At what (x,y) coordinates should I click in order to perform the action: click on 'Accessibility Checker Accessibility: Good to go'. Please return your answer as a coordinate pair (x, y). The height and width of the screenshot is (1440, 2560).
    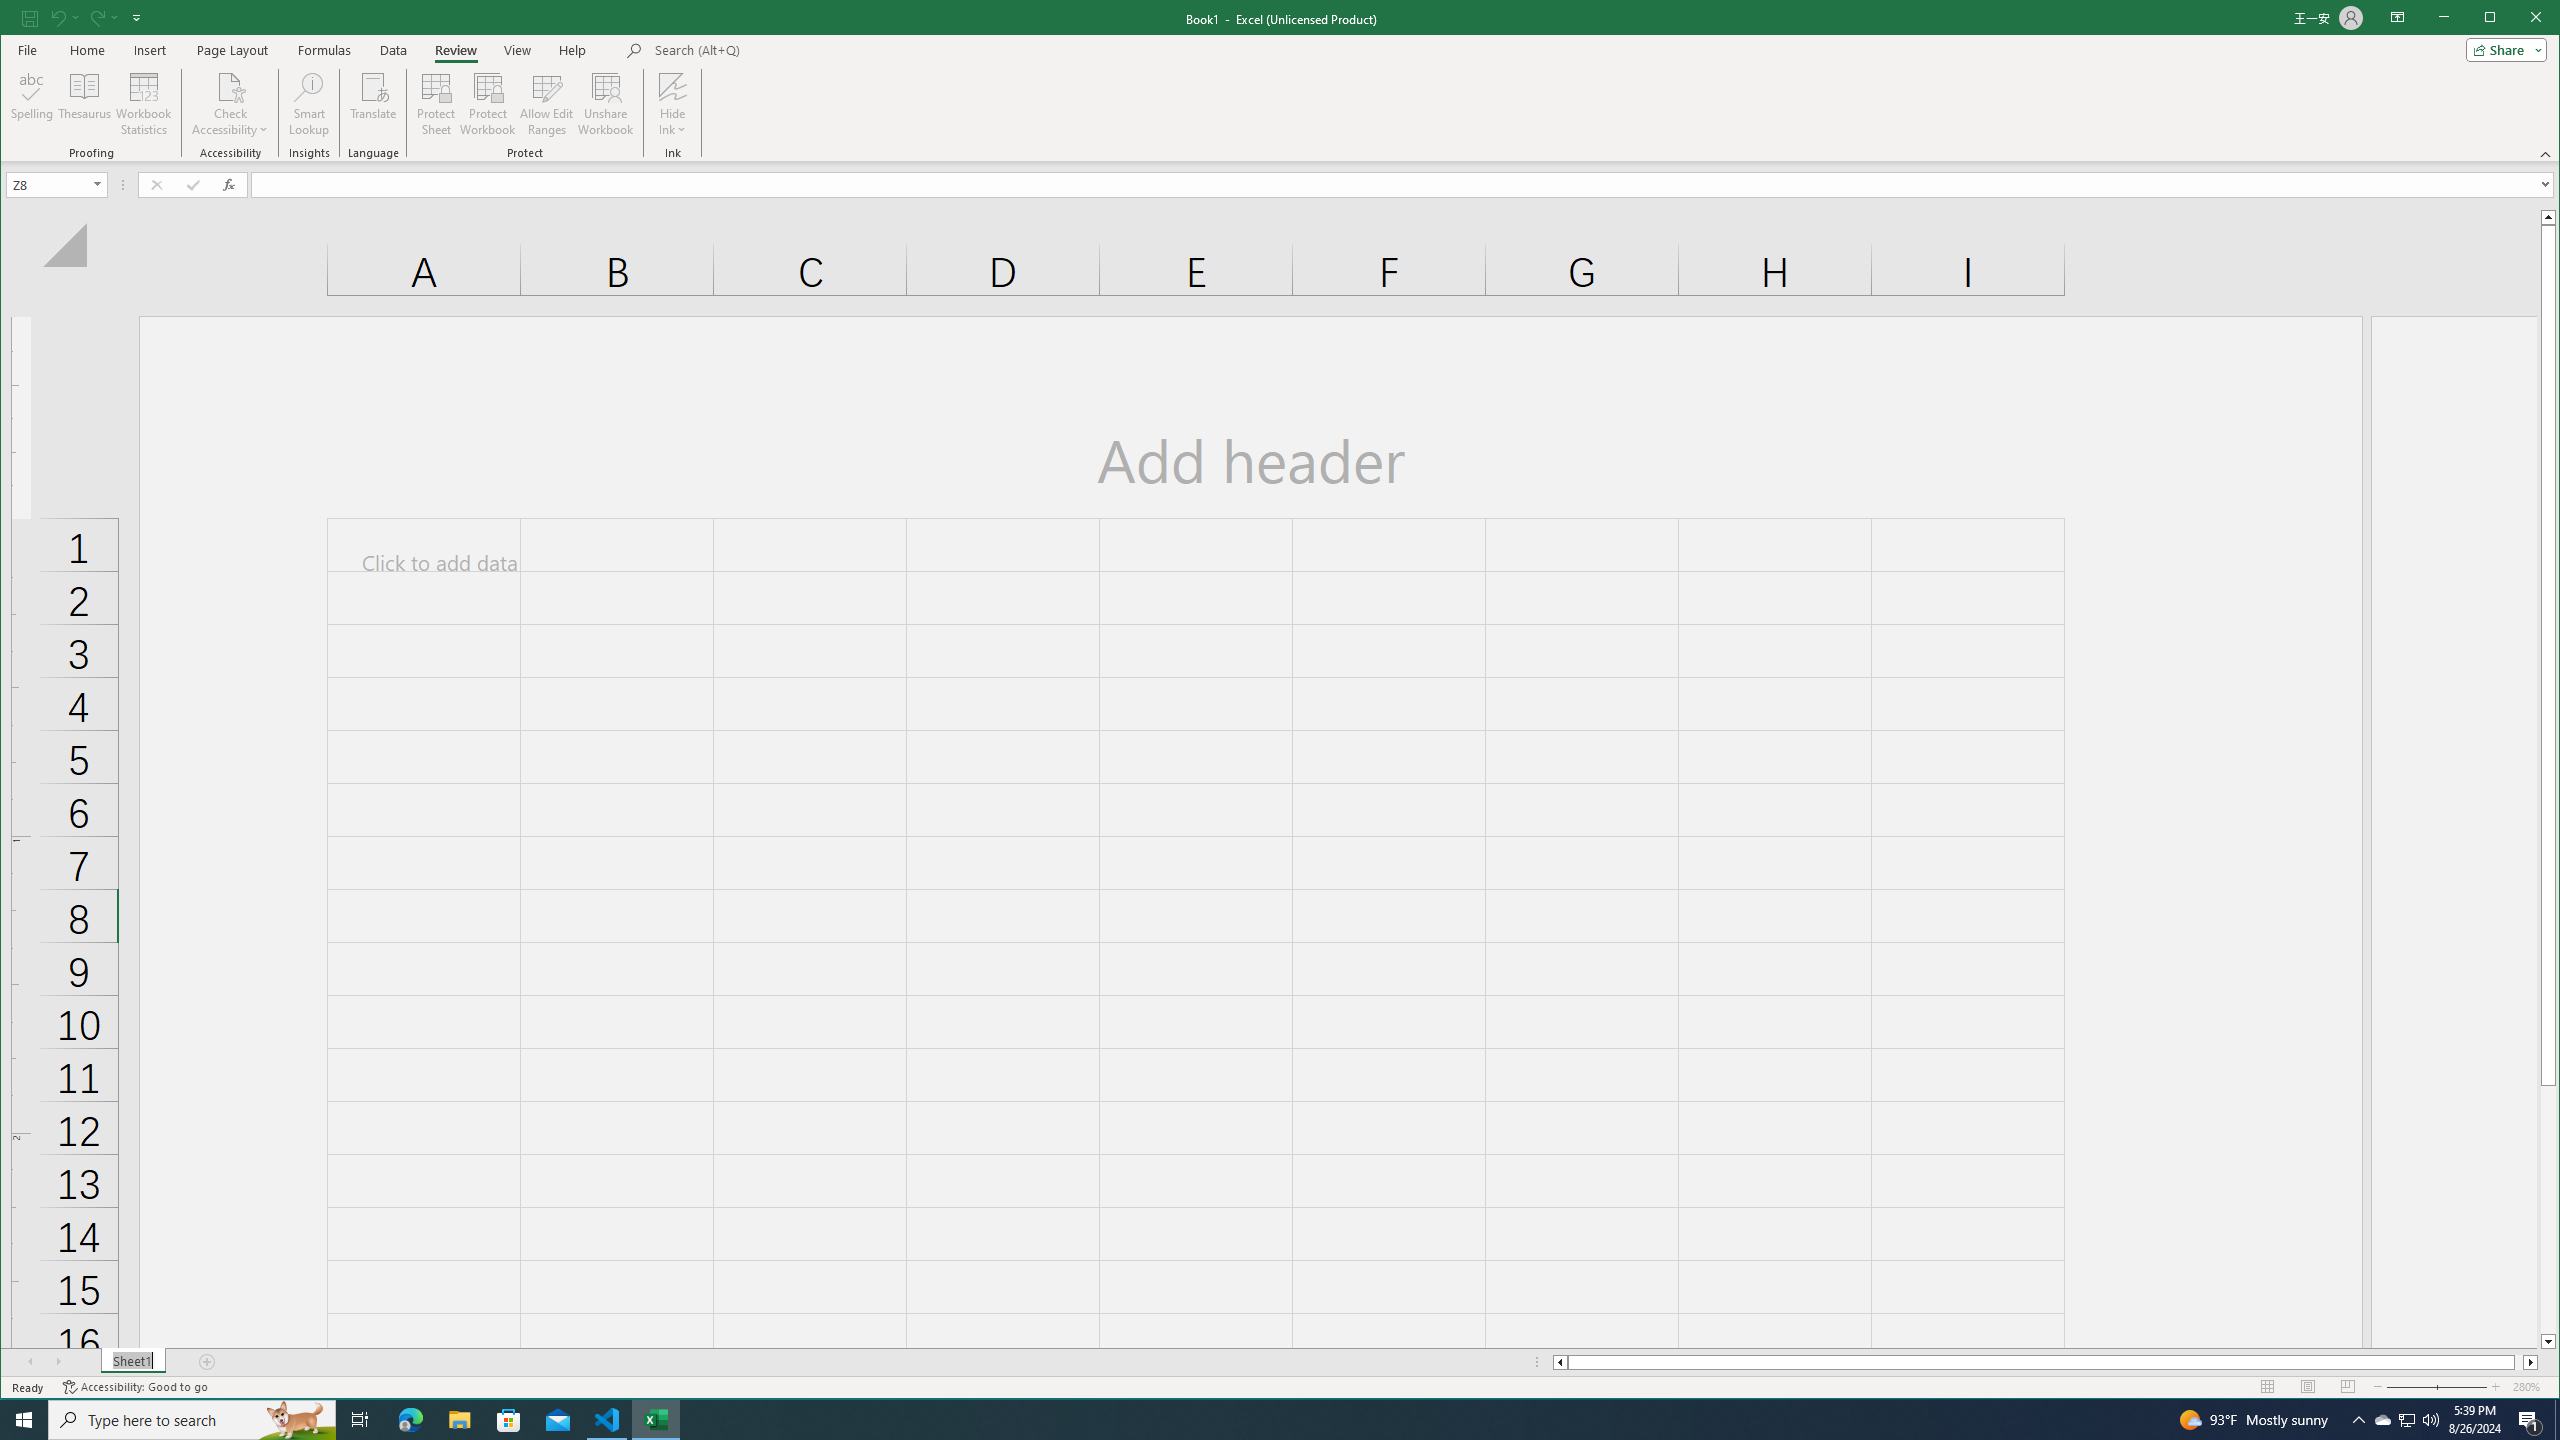
    Looking at the image, I should click on (134, 1386).